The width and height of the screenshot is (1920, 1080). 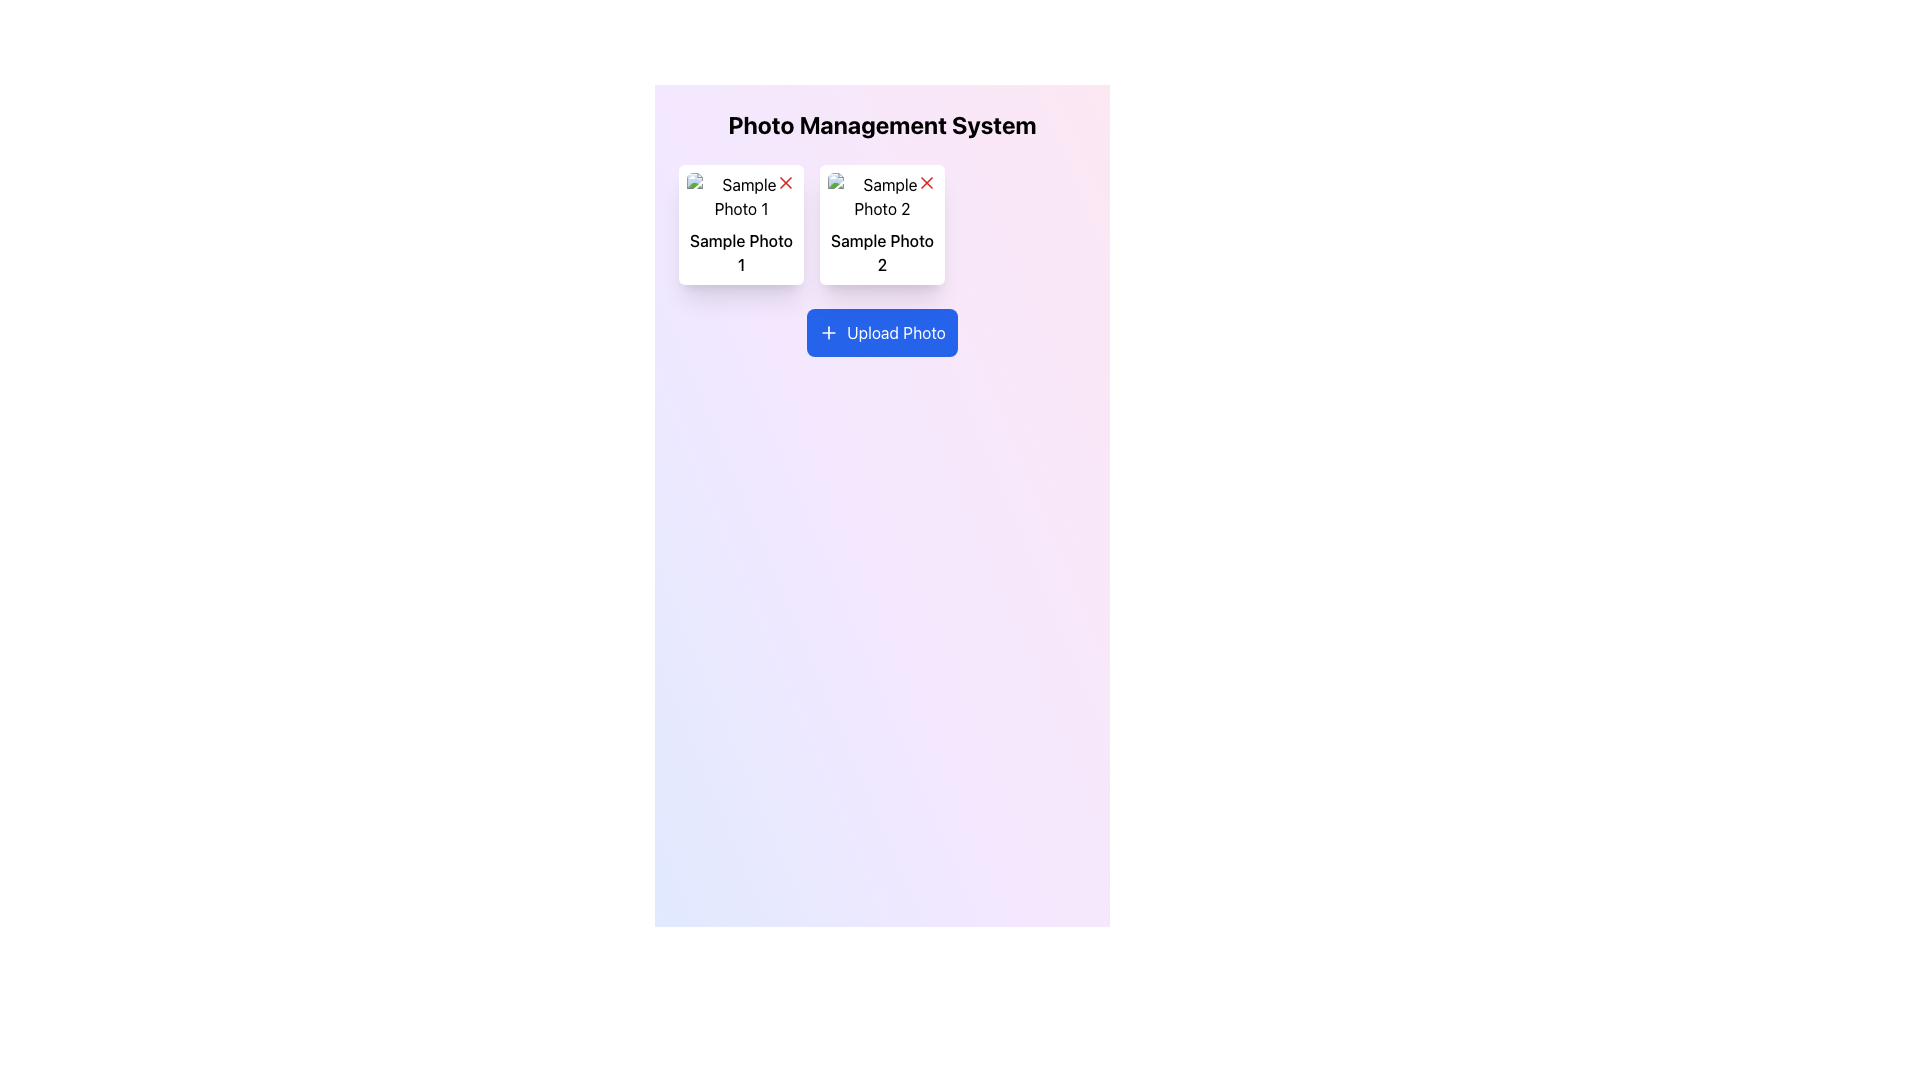 I want to click on the blue plus icon within the 'Upload Photo' button, which is positioned centrally below the photo cards, so click(x=829, y=331).